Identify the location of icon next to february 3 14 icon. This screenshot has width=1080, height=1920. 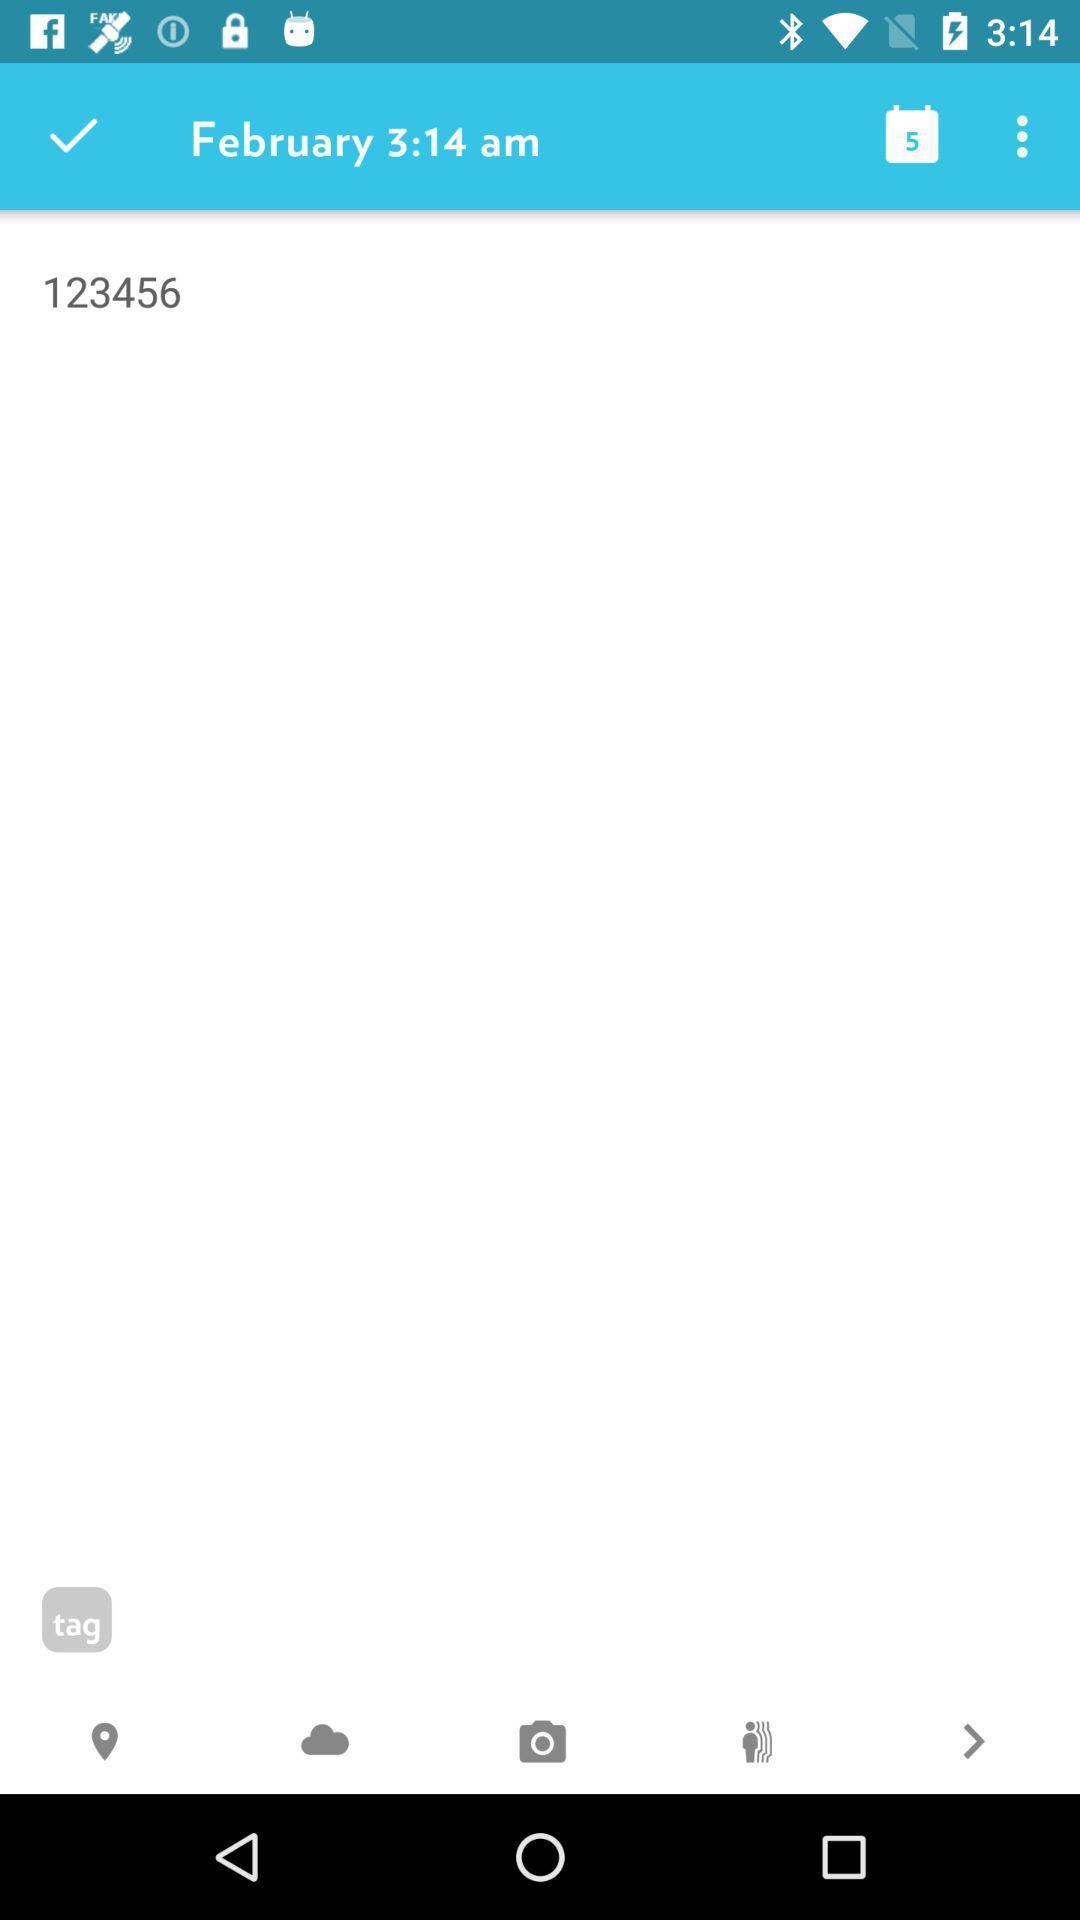
(72, 135).